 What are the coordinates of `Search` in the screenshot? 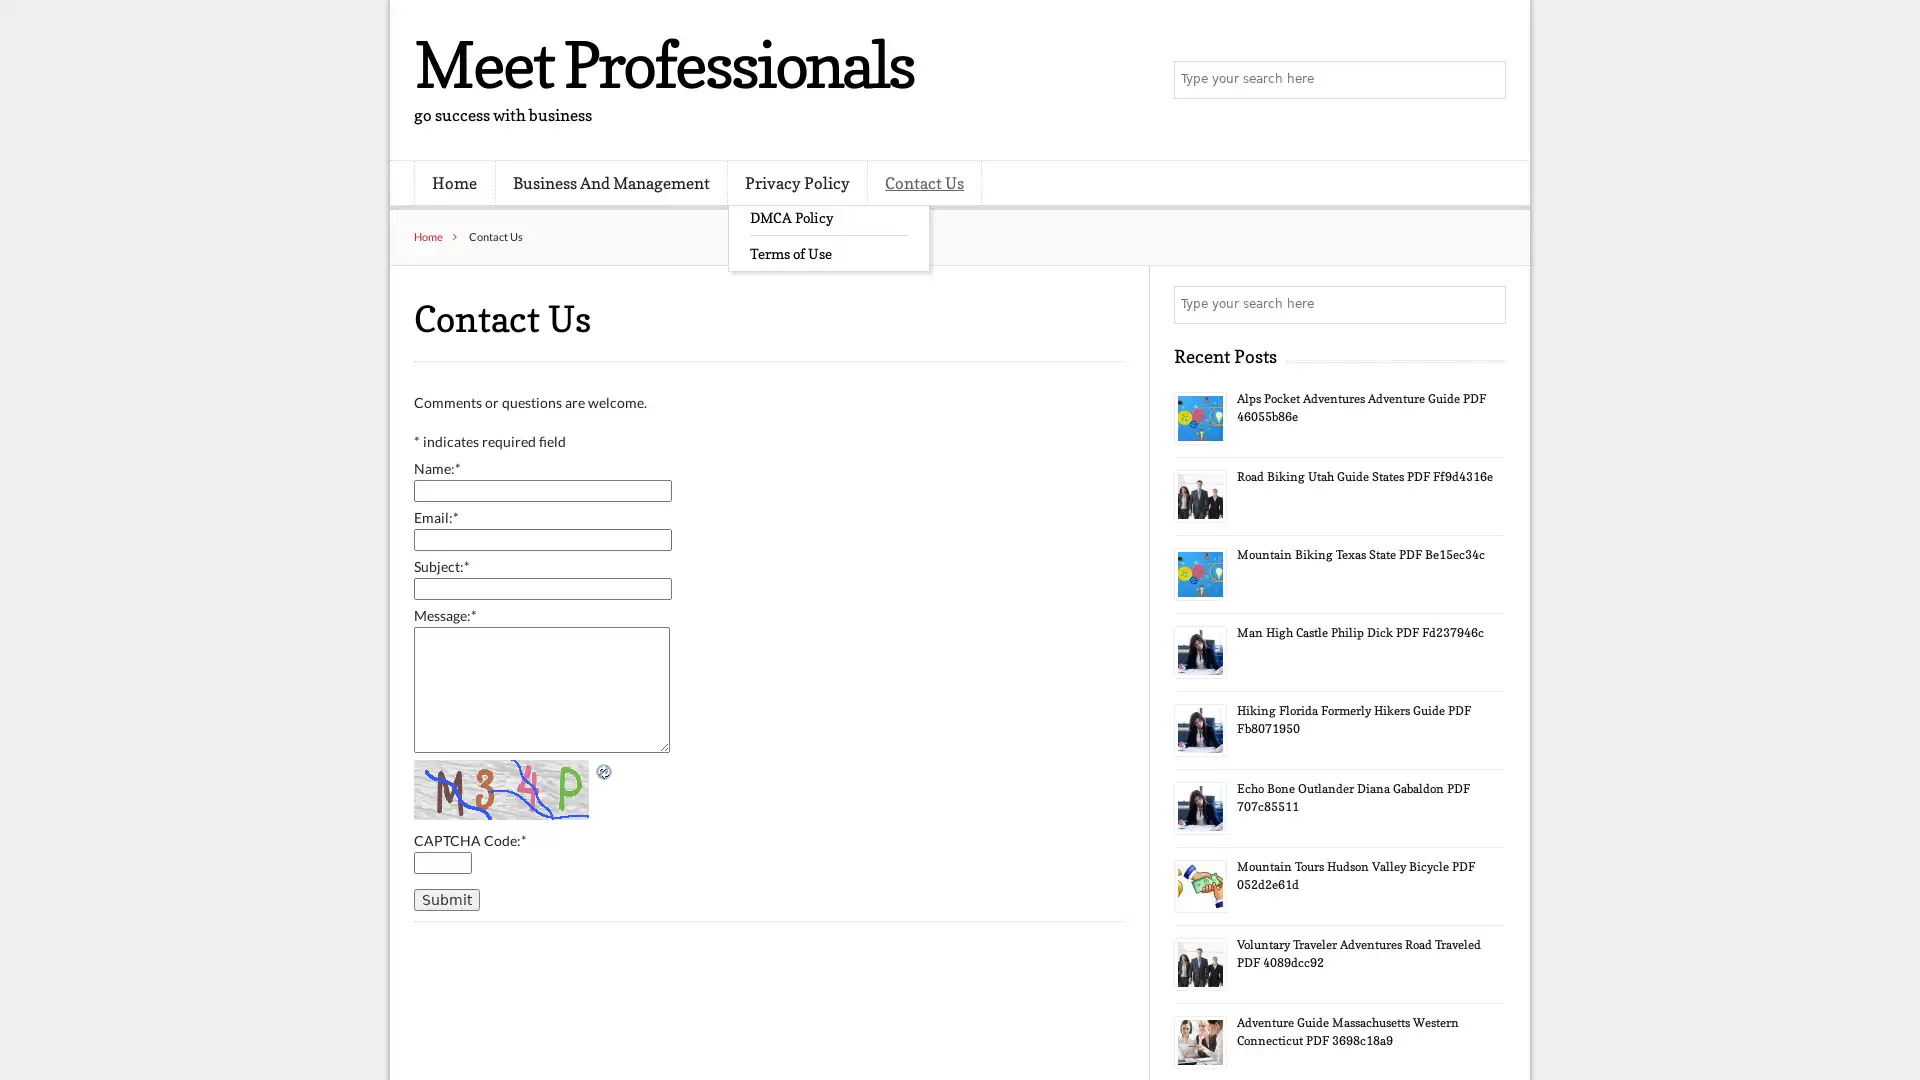 It's located at (1485, 80).